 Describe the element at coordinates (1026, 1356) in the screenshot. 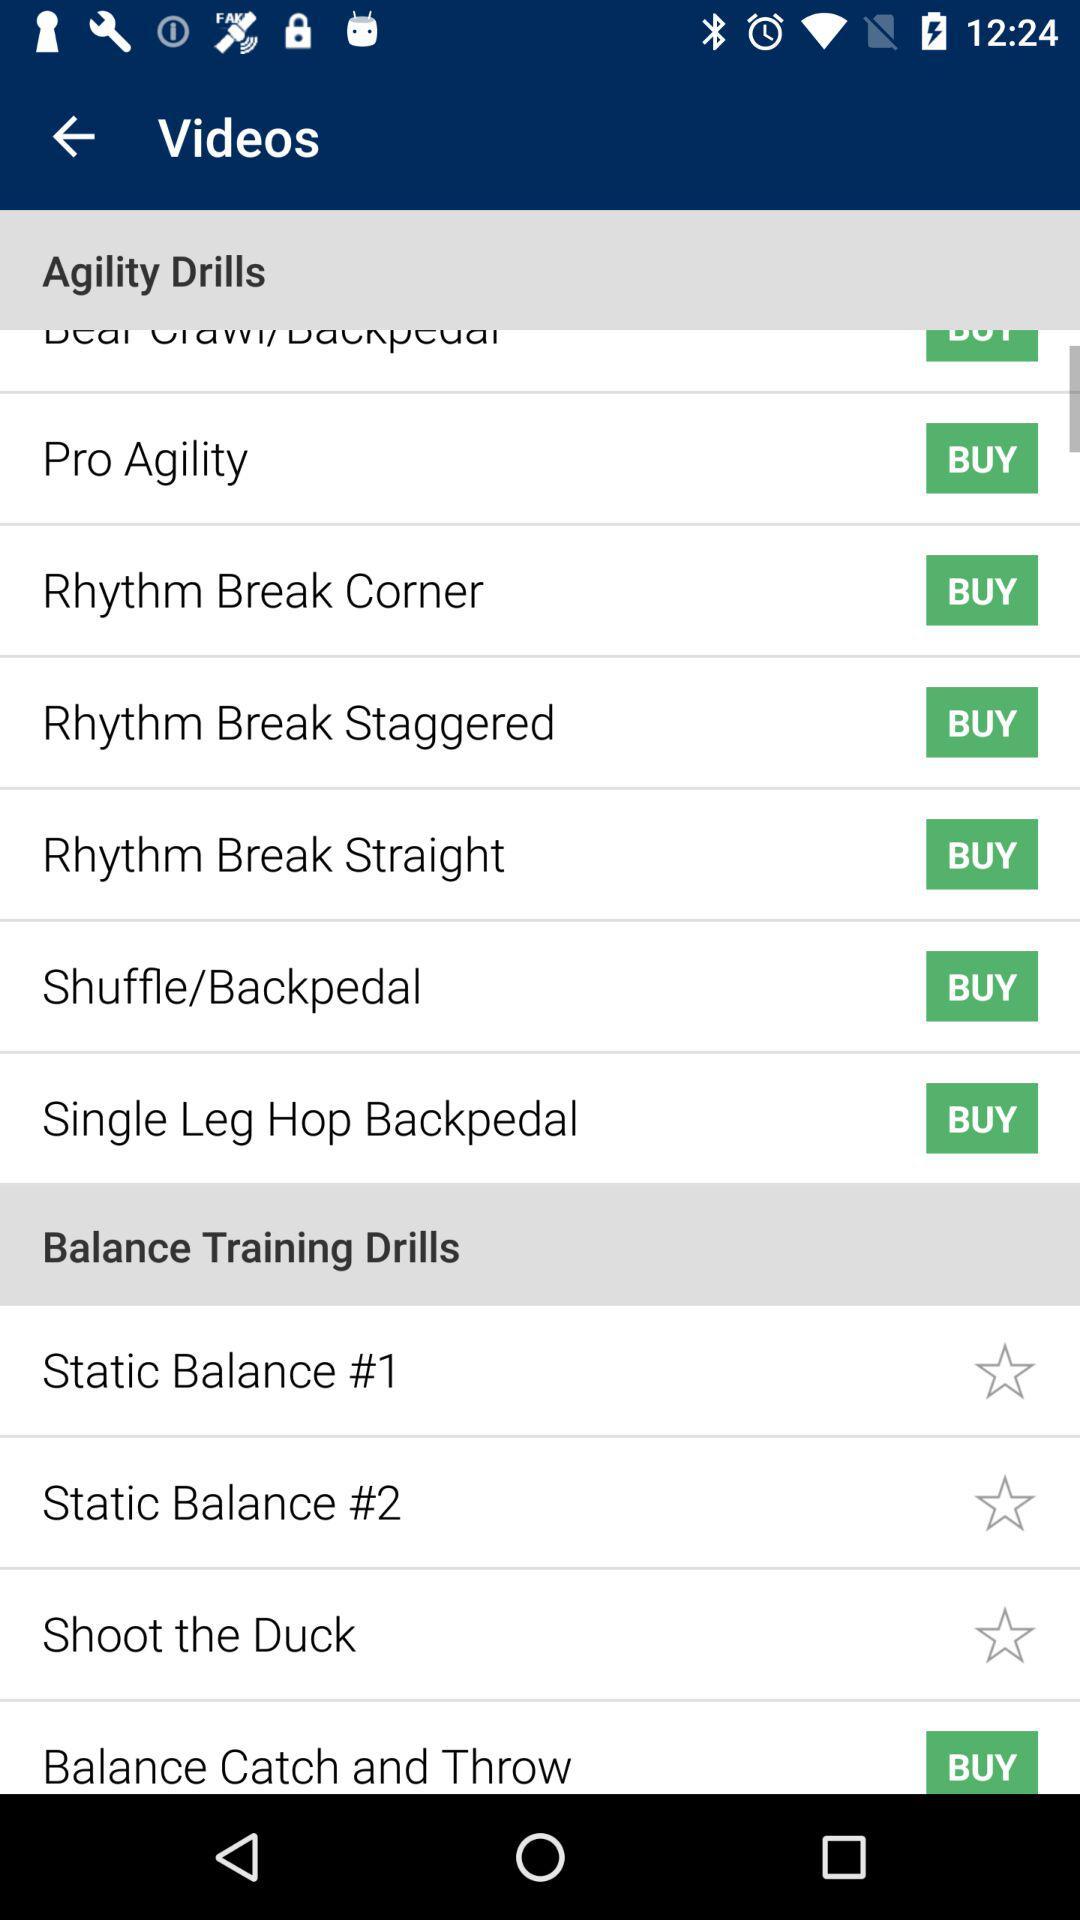

I see `static balance 1` at that location.